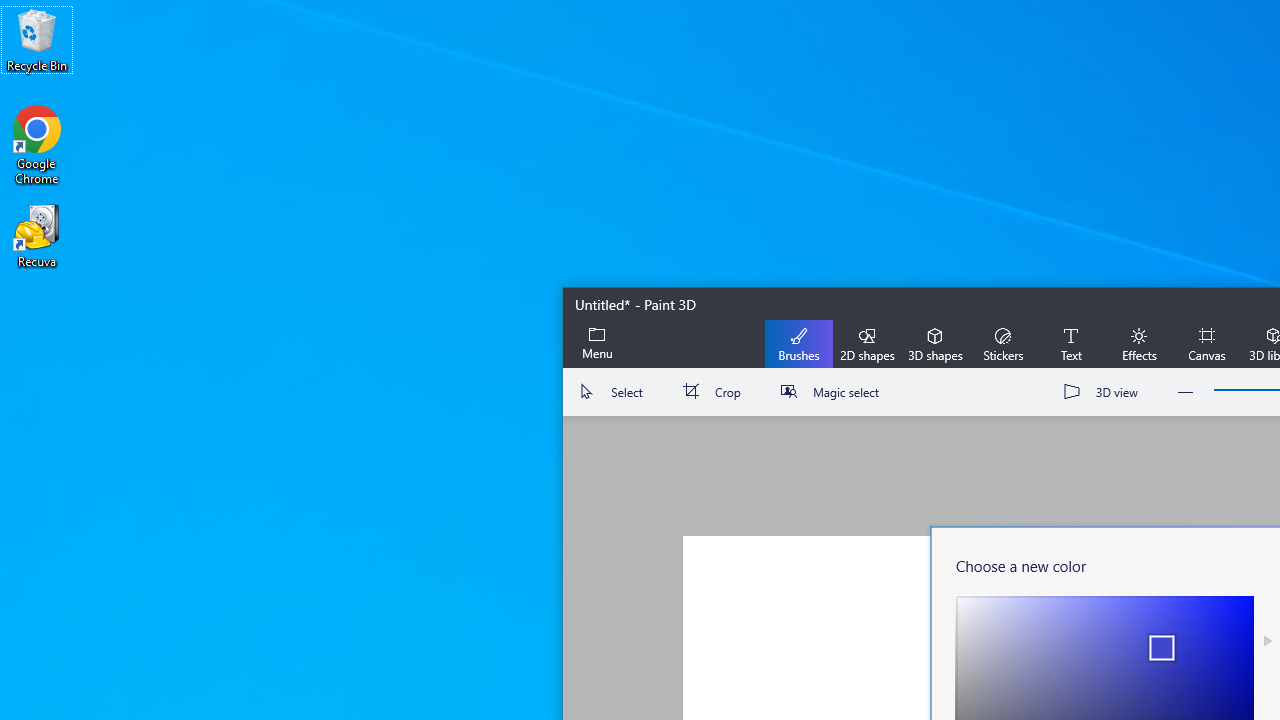 The height and width of the screenshot is (720, 1280). What do you see at coordinates (37, 39) in the screenshot?
I see `'Recycle Bin'` at bounding box center [37, 39].